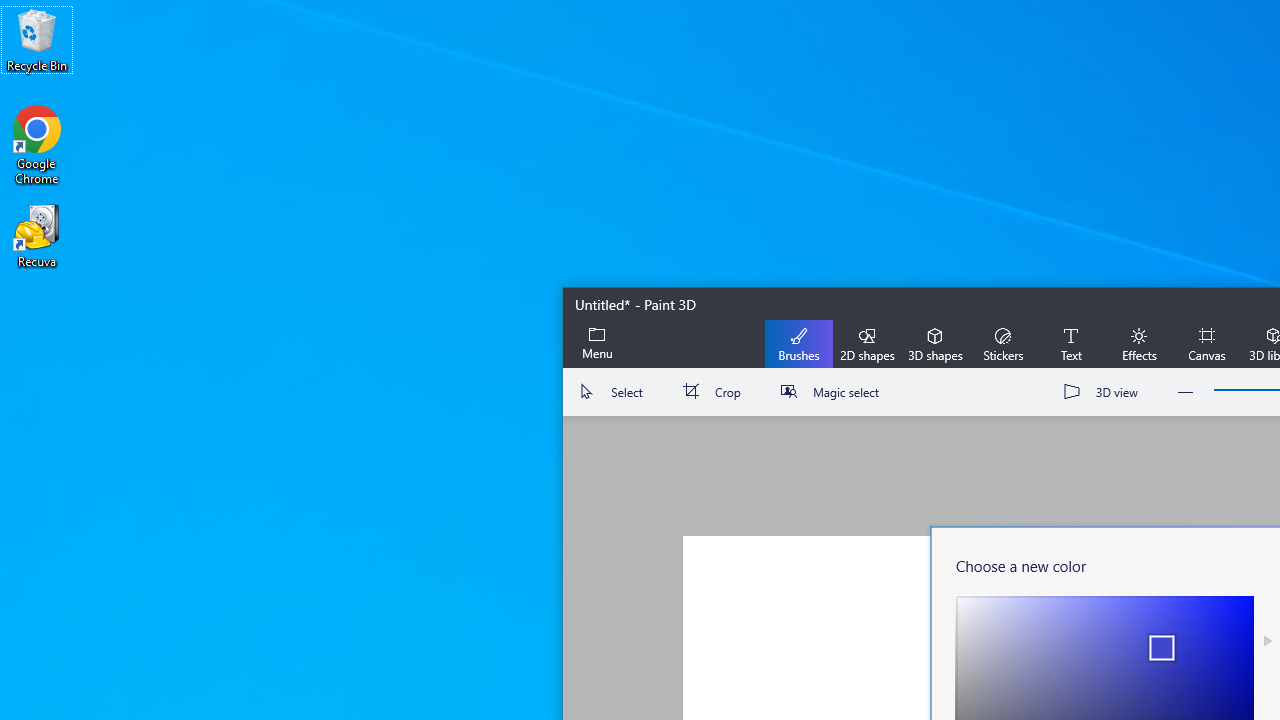 The height and width of the screenshot is (720, 1280). What do you see at coordinates (37, 39) in the screenshot?
I see `'Recycle Bin'` at bounding box center [37, 39].